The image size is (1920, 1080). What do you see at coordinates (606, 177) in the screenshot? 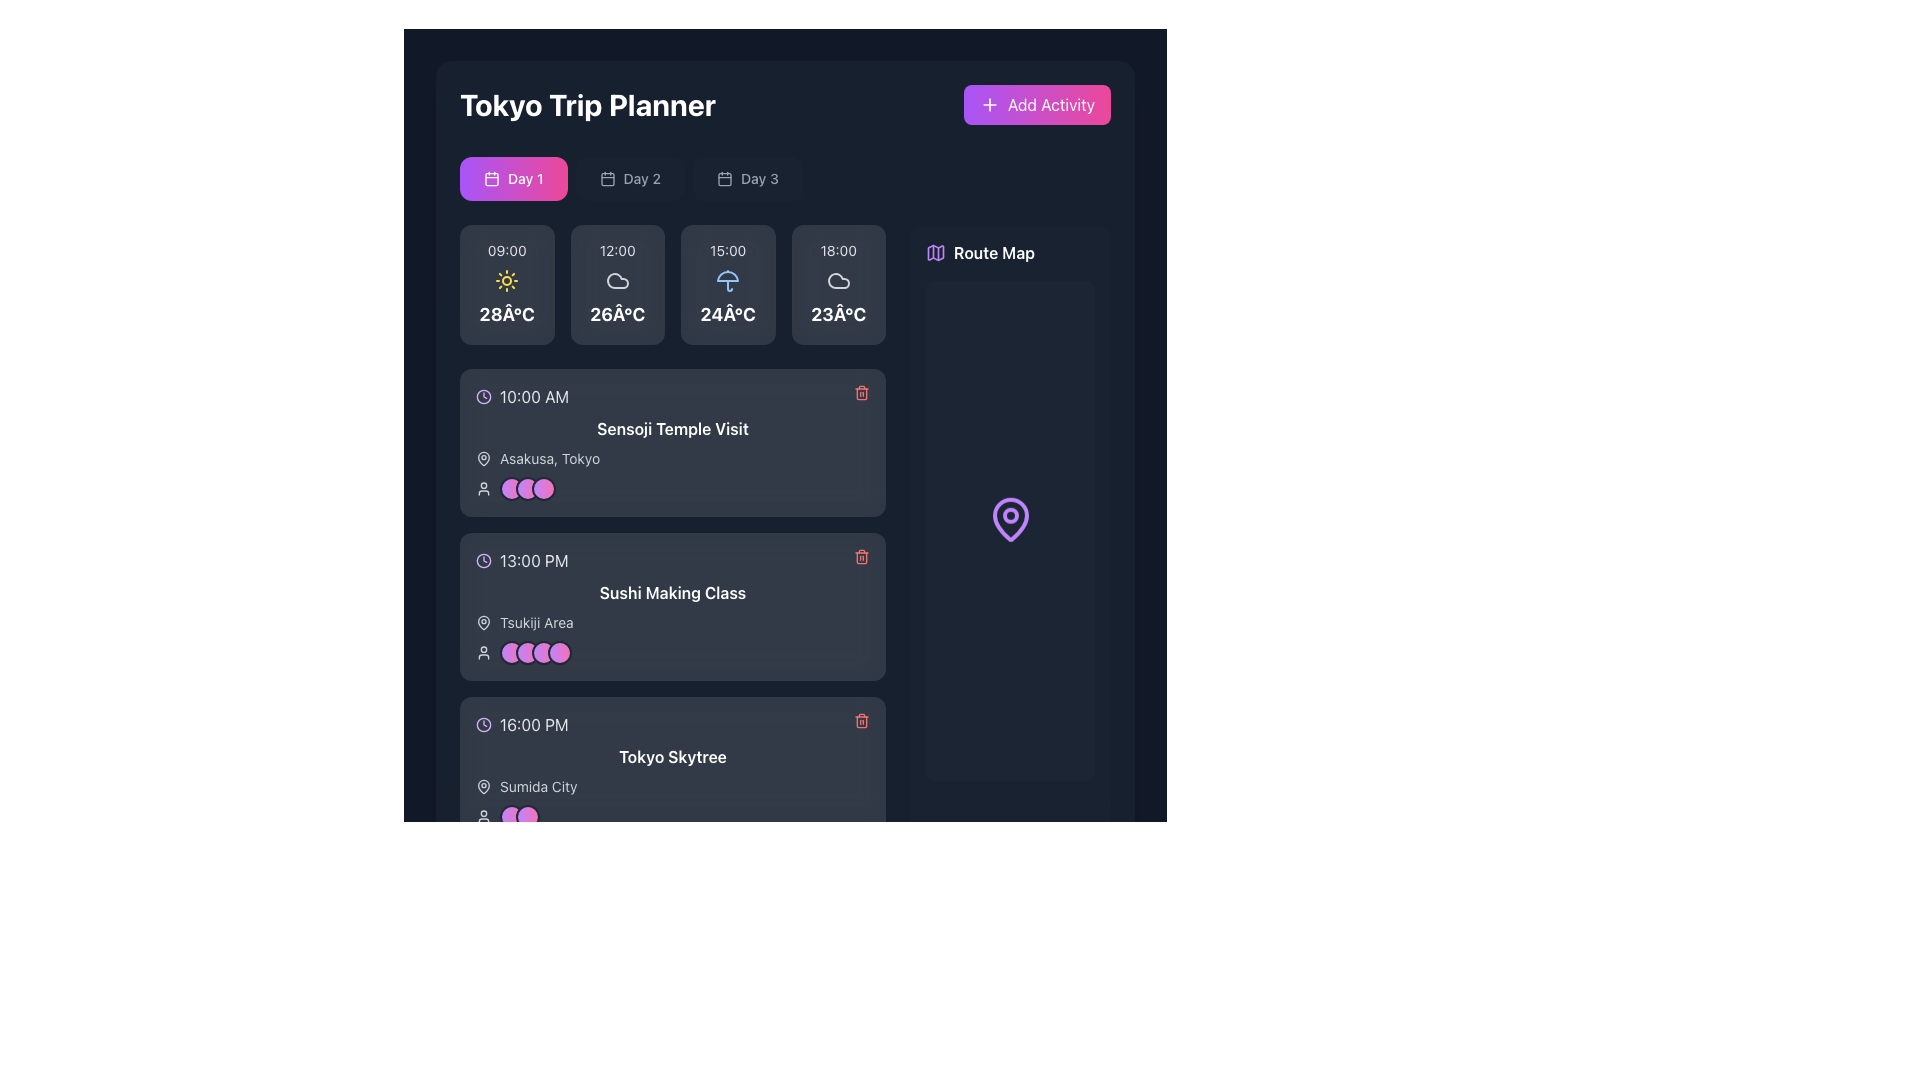
I see `the non-interactive calendar icon, which is a decorative element located near the 'Day 2' button in the top-left section of the interface` at bounding box center [606, 177].